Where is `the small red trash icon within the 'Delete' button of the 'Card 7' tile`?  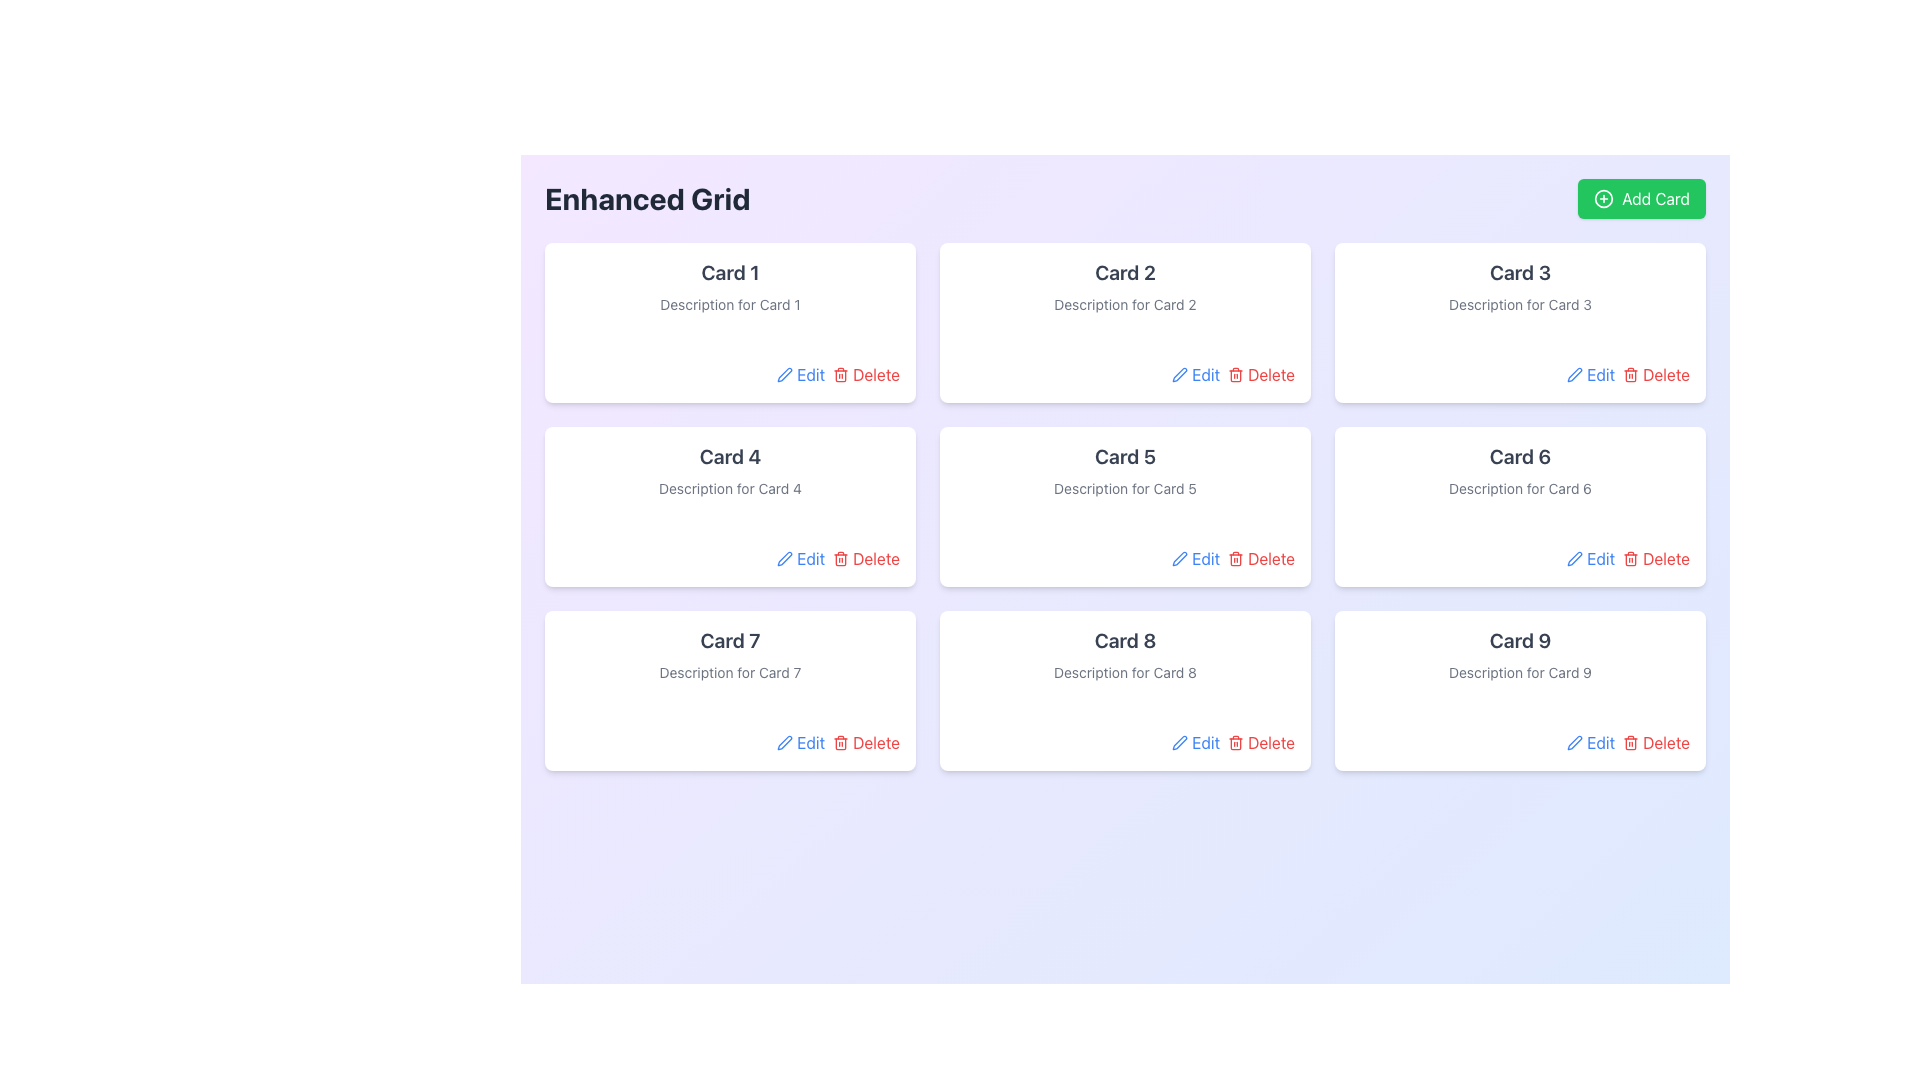 the small red trash icon within the 'Delete' button of the 'Card 7' tile is located at coordinates (841, 743).